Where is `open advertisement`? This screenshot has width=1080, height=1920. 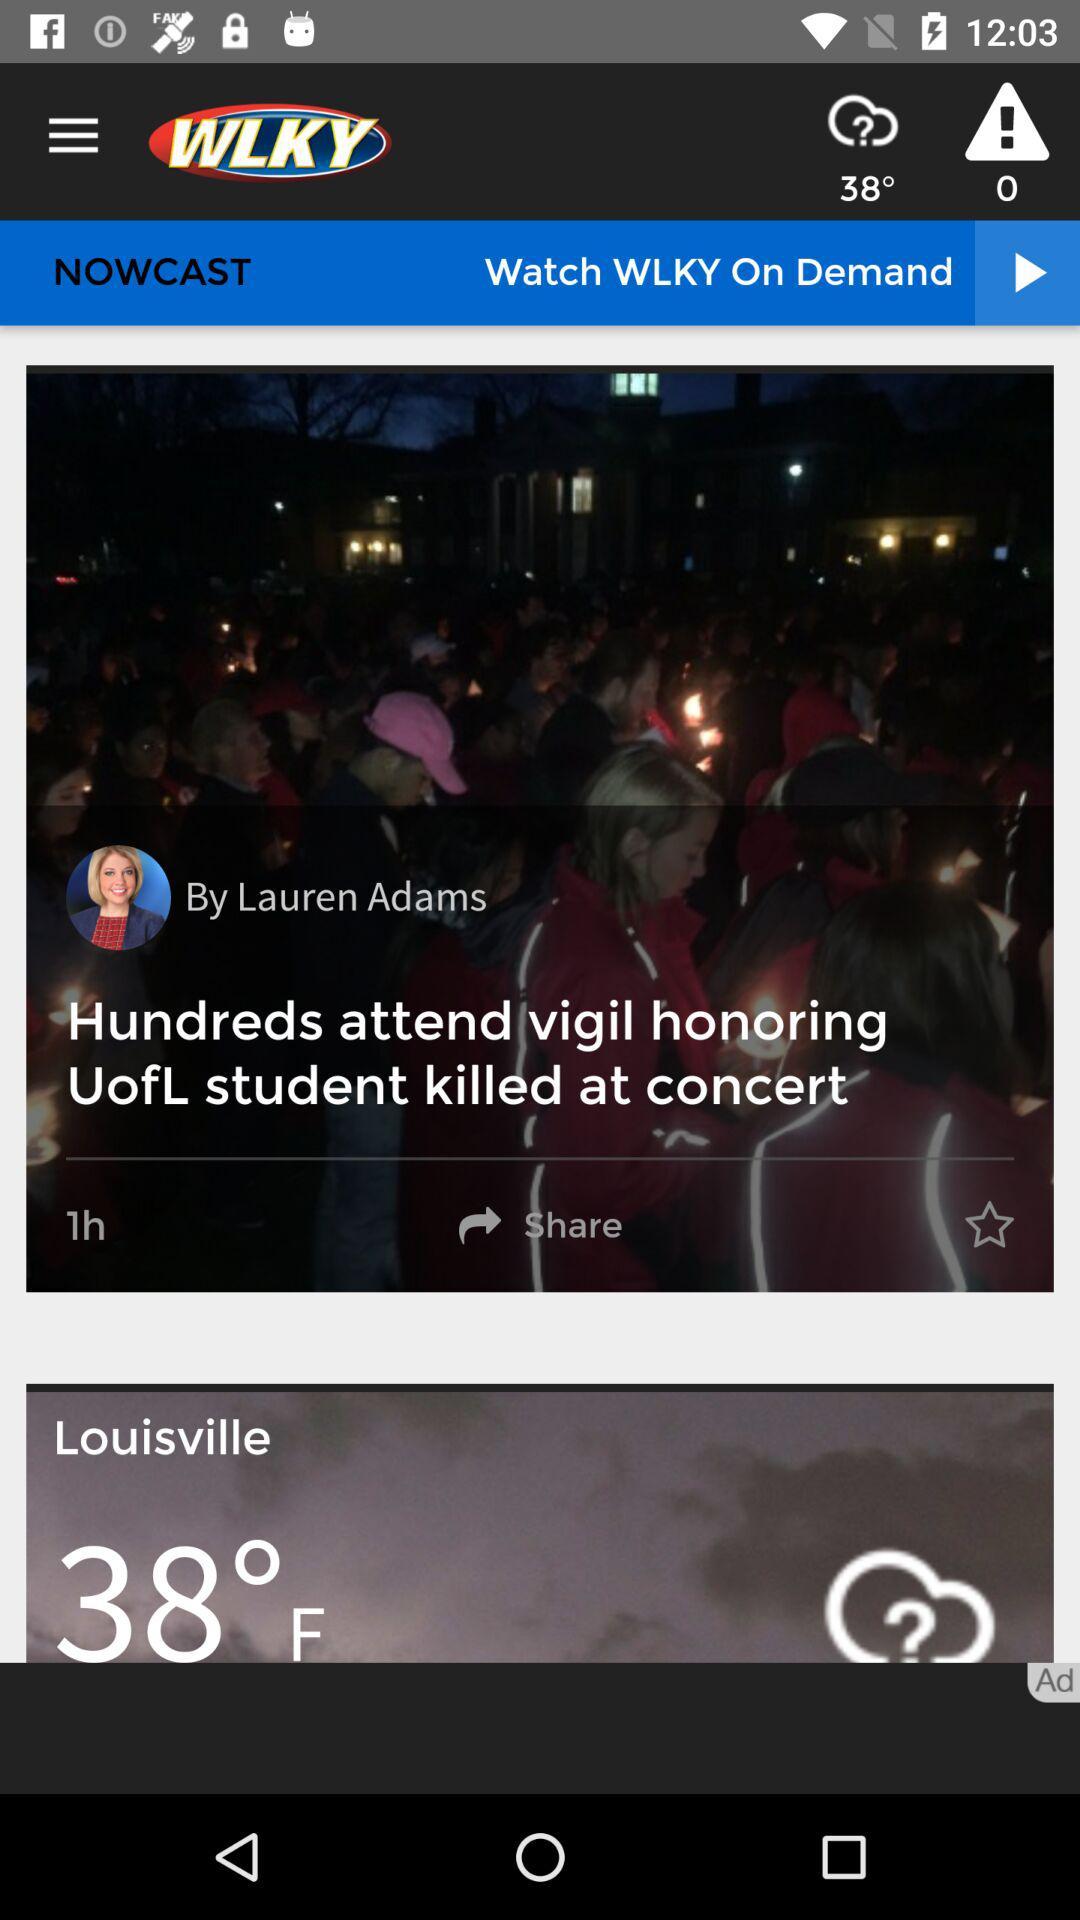
open advertisement is located at coordinates (540, 1727).